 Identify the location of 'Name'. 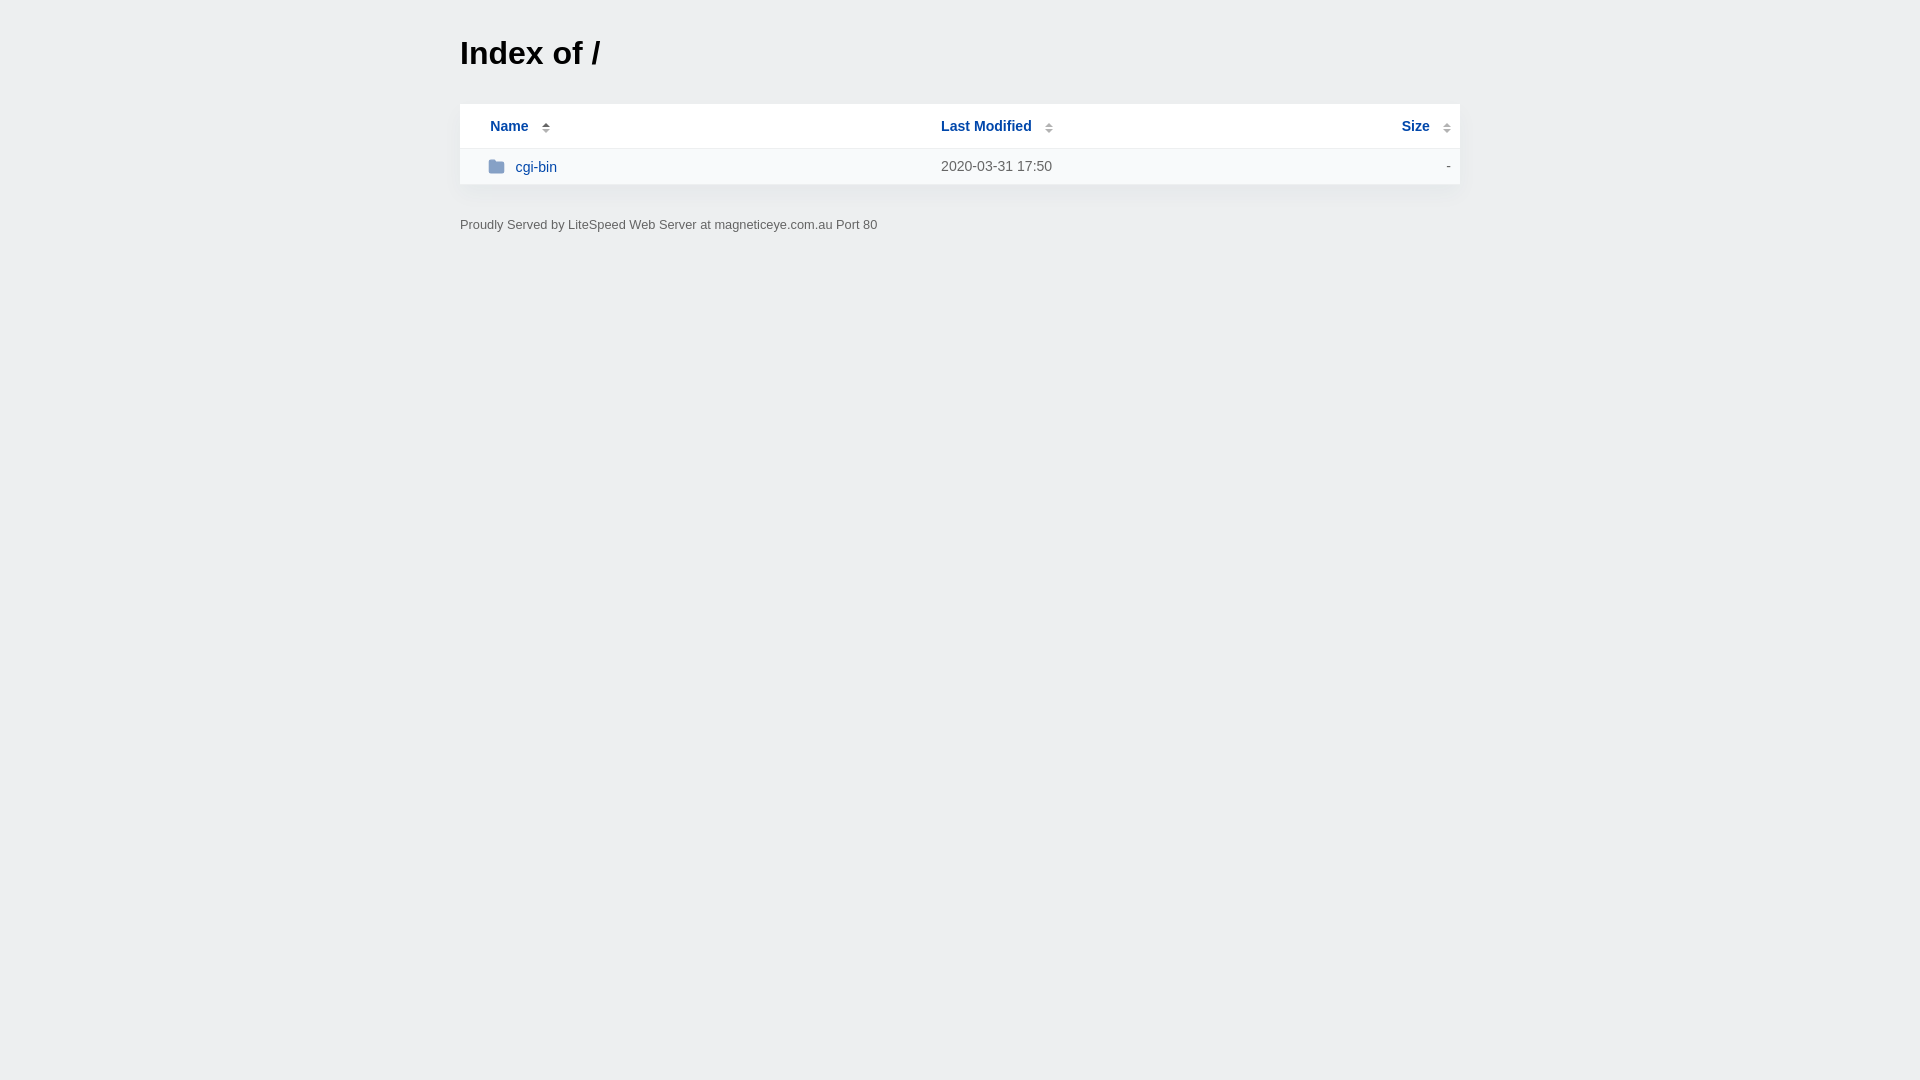
(508, 126).